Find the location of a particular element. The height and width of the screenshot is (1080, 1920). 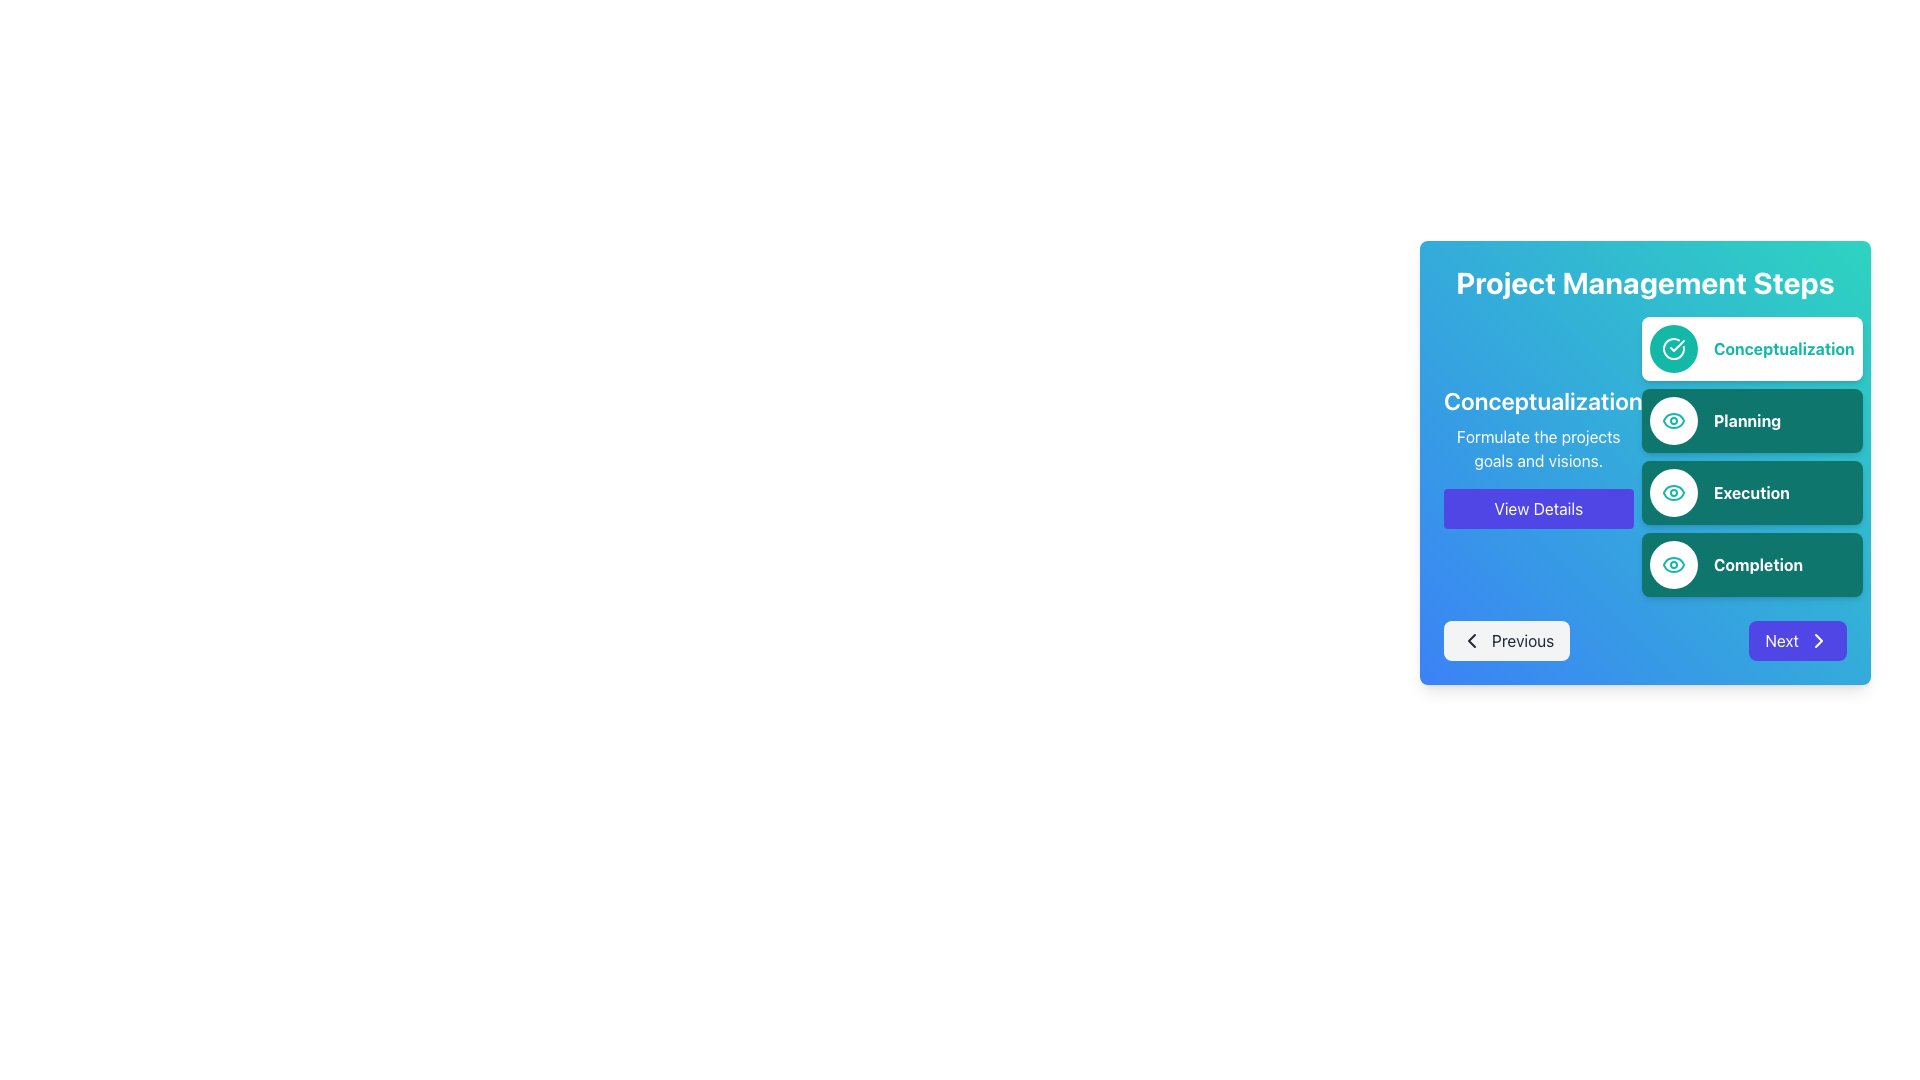

the descriptive text element located under the 'Conceptualization' title and above the 'View Details' button is located at coordinates (1537, 447).